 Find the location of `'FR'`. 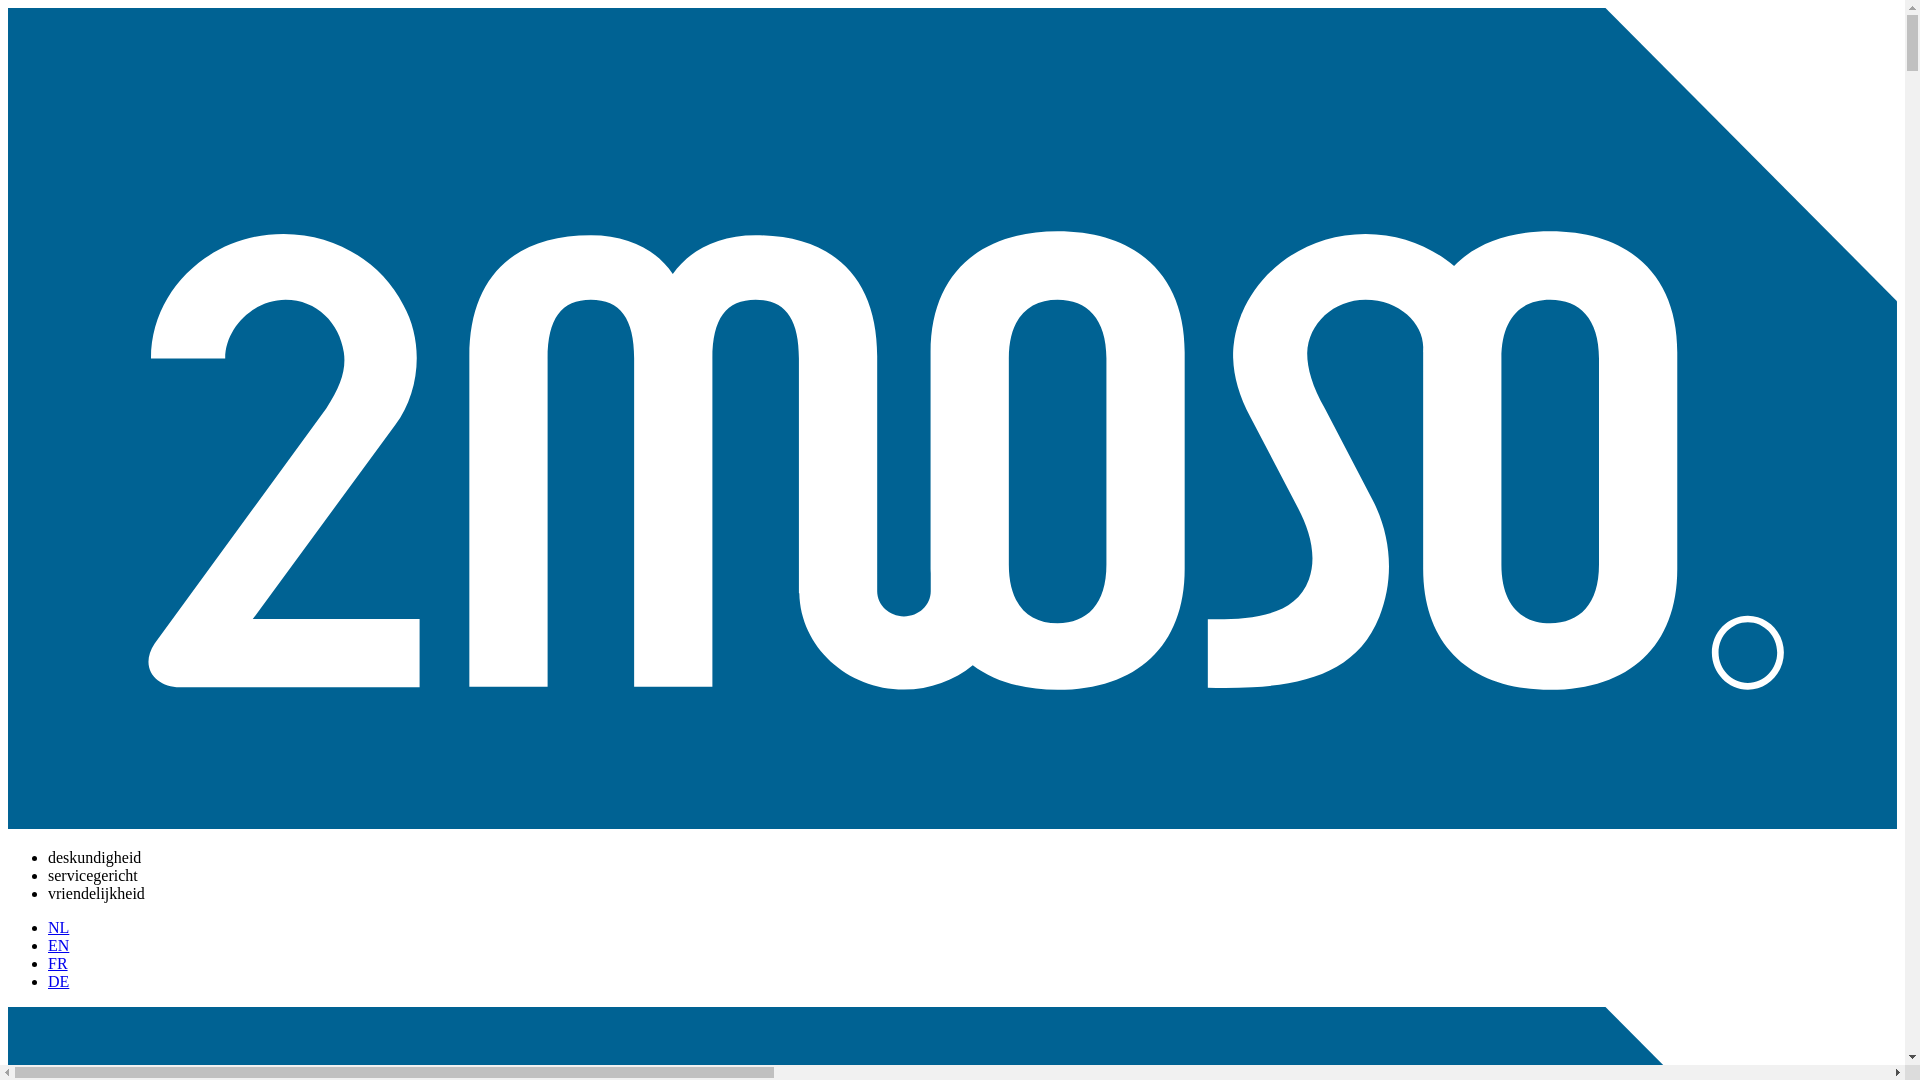

'FR' is located at coordinates (48, 962).